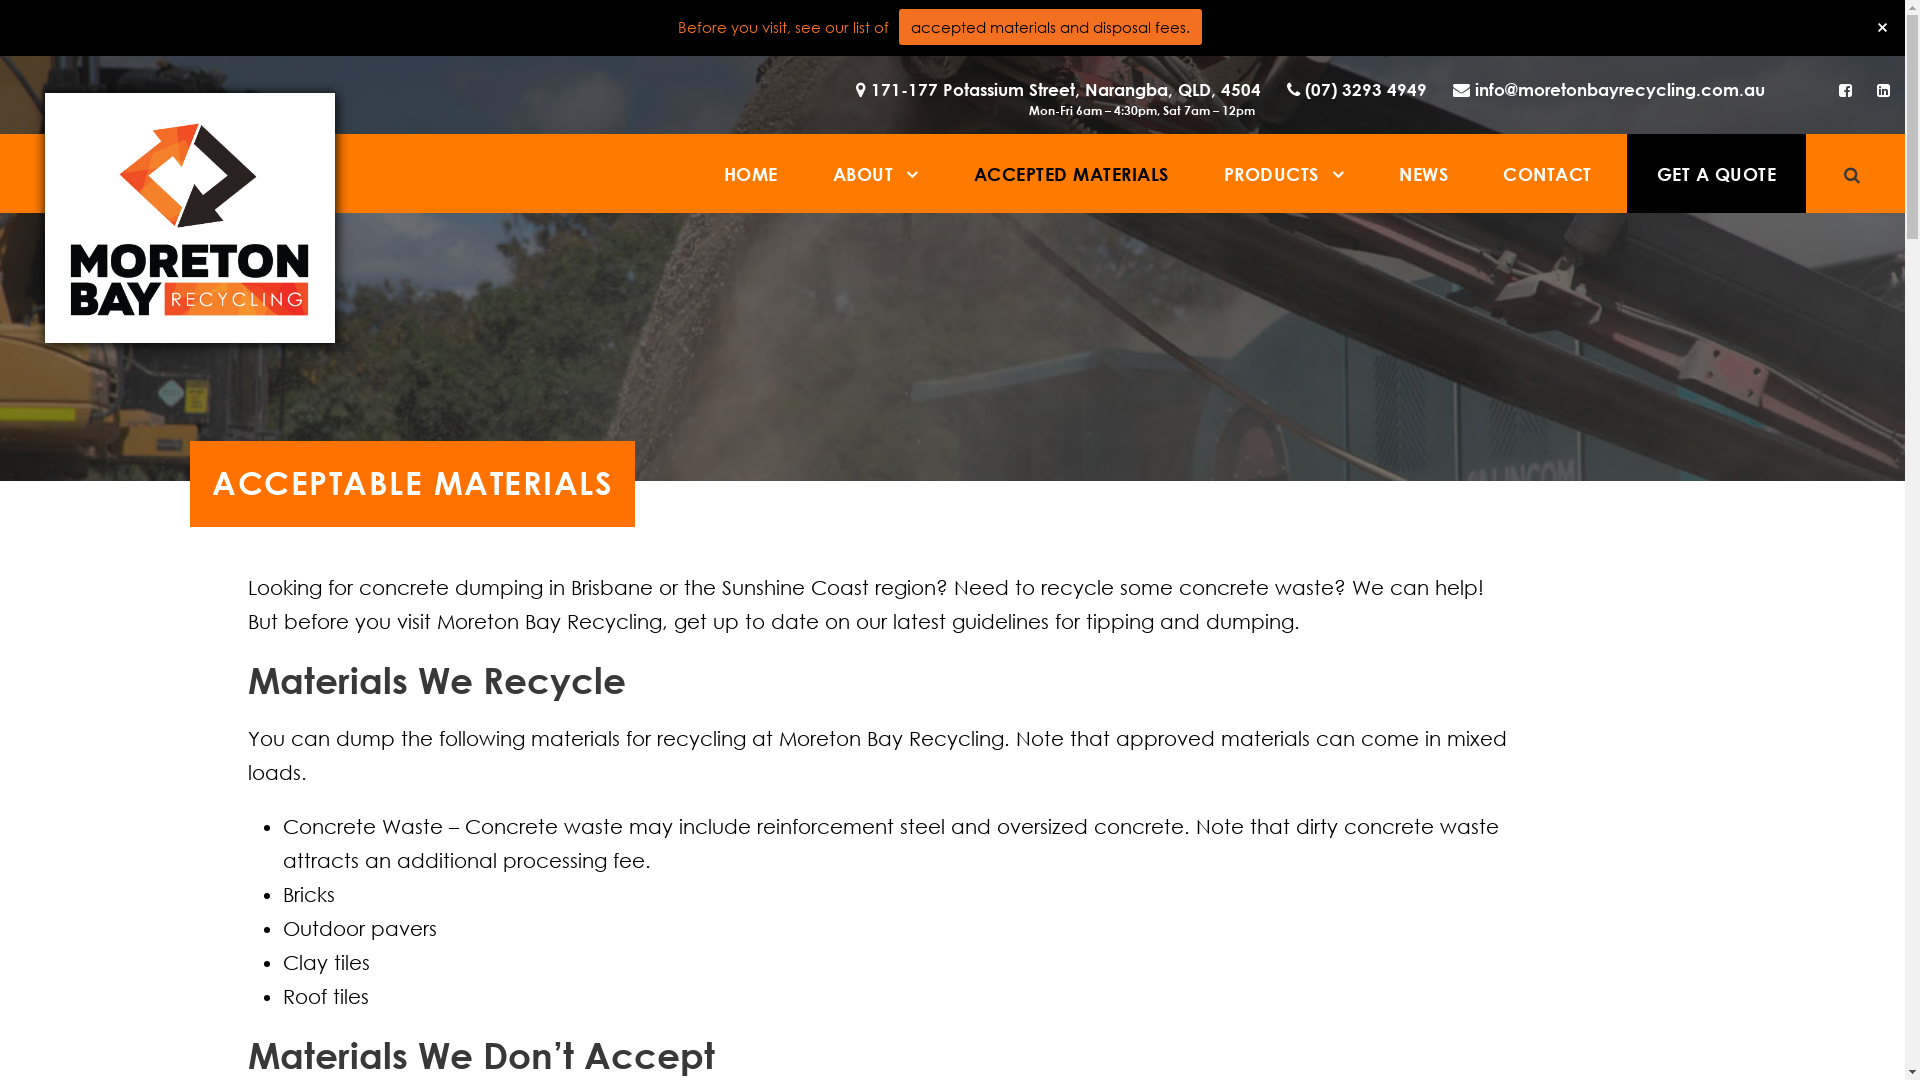 Image resolution: width=1920 pixels, height=1080 pixels. Describe the element at coordinates (1715, 172) in the screenshot. I see `'GET A QUOTE'` at that location.